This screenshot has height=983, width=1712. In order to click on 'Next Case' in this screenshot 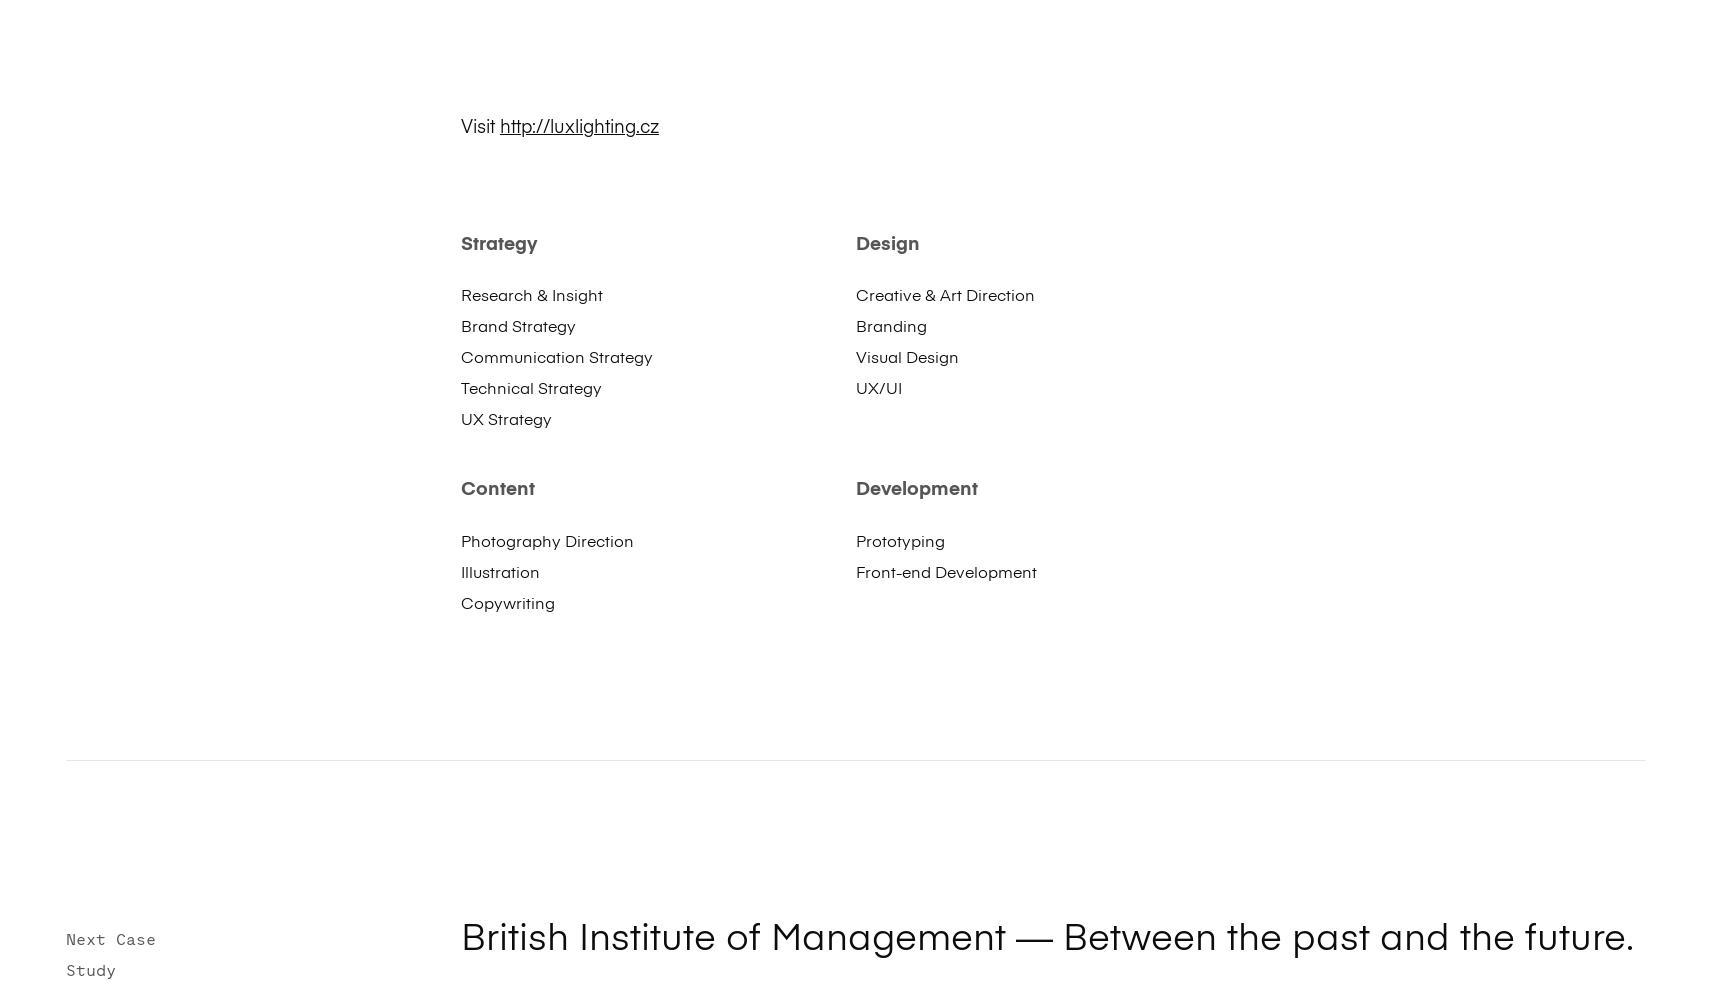, I will do `click(109, 938)`.